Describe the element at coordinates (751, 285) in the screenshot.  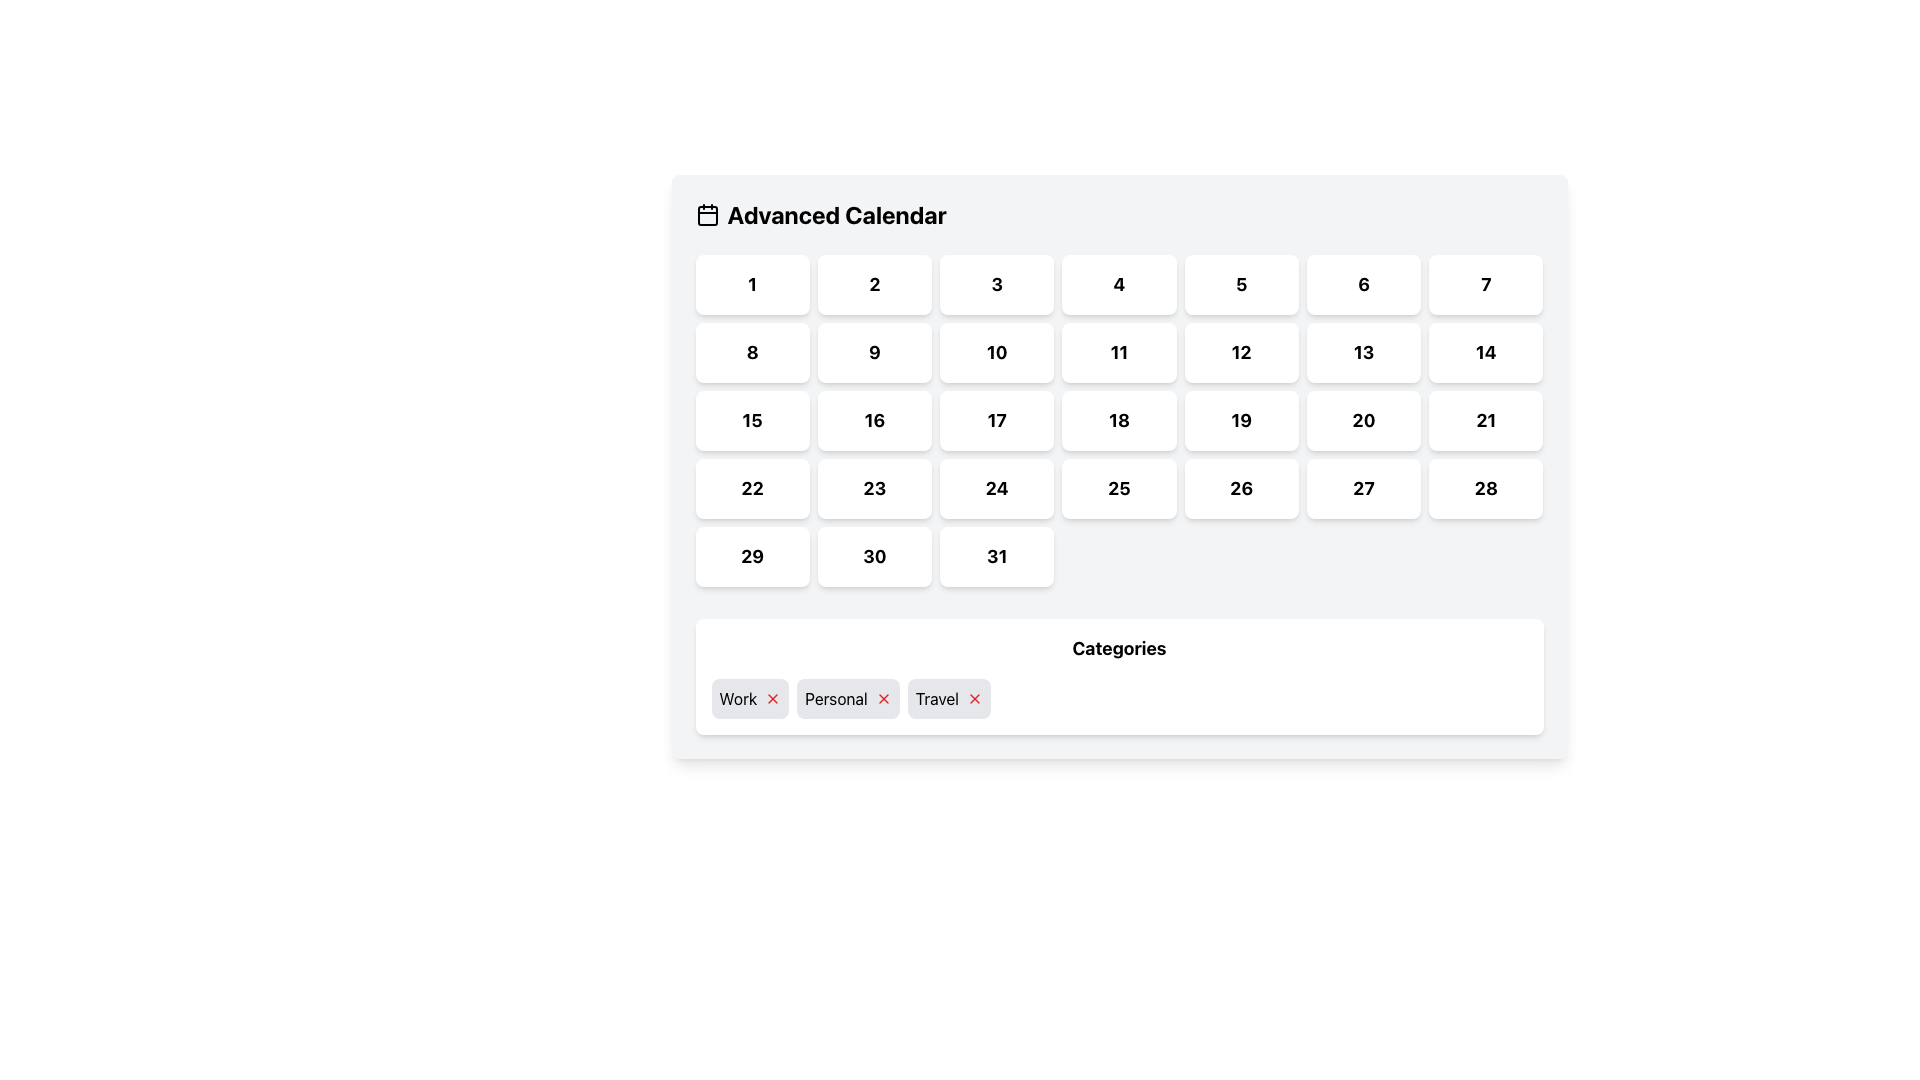
I see `the first day selection button in the calendar interface to change its background` at that location.